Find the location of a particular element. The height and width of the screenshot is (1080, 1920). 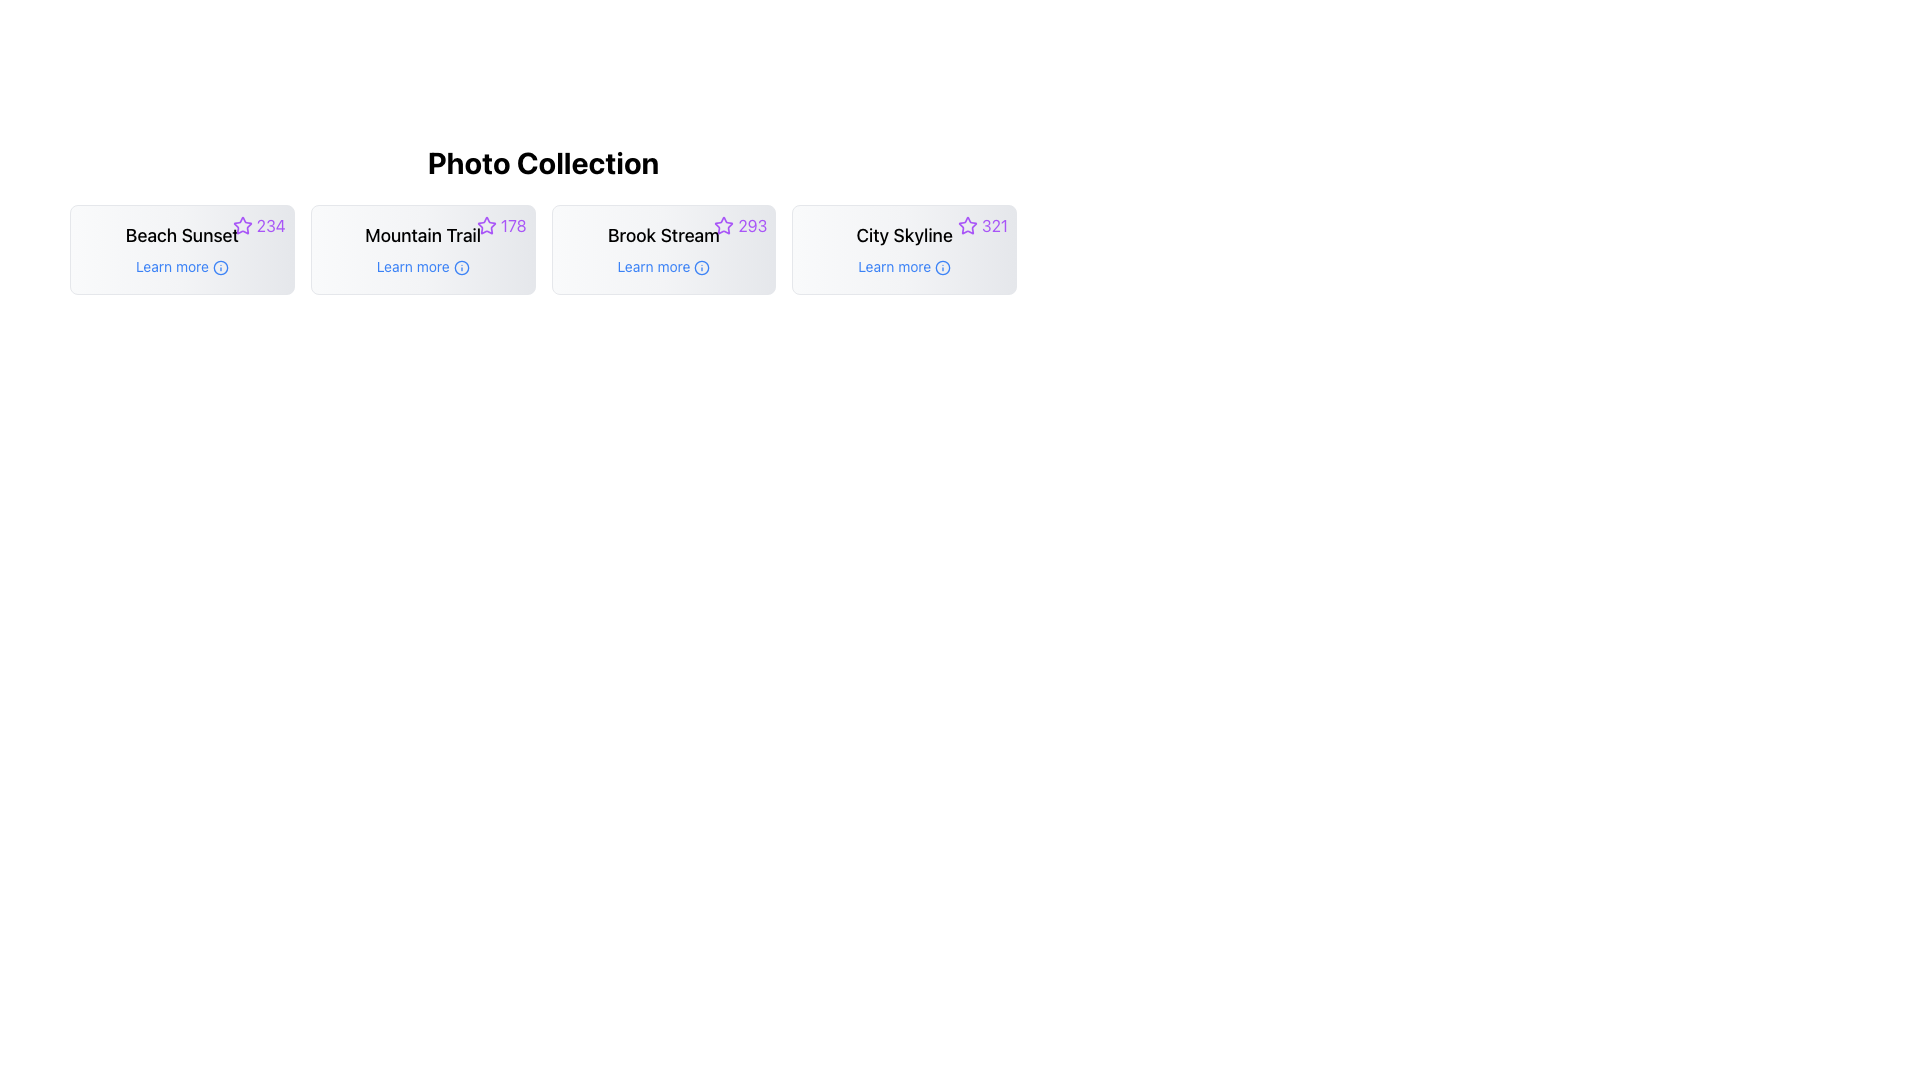

the 'Beach Sunset' text label, which is styled in bold and located in the top-left card of the 'Photo Collection' grid layout is located at coordinates (182, 234).